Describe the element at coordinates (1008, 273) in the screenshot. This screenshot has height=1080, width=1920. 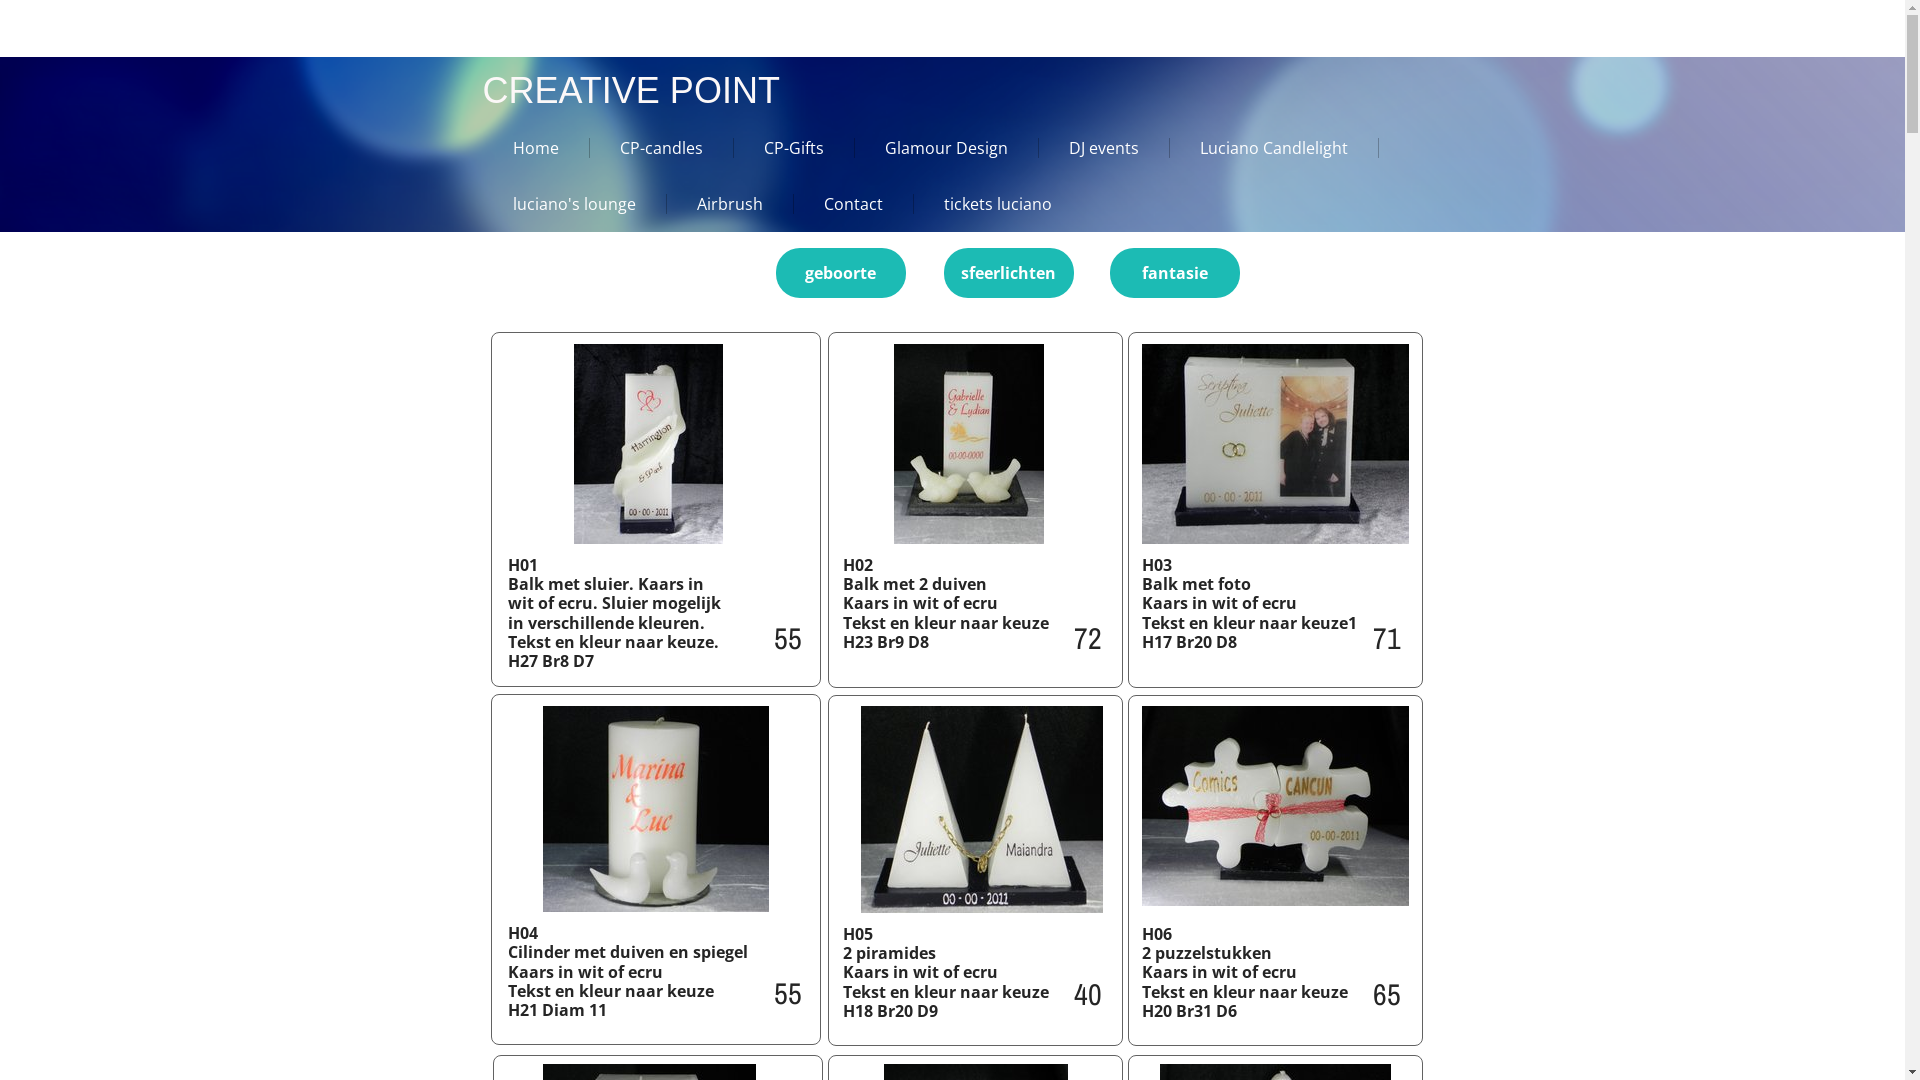
I see `'sfeerlichten'` at that location.